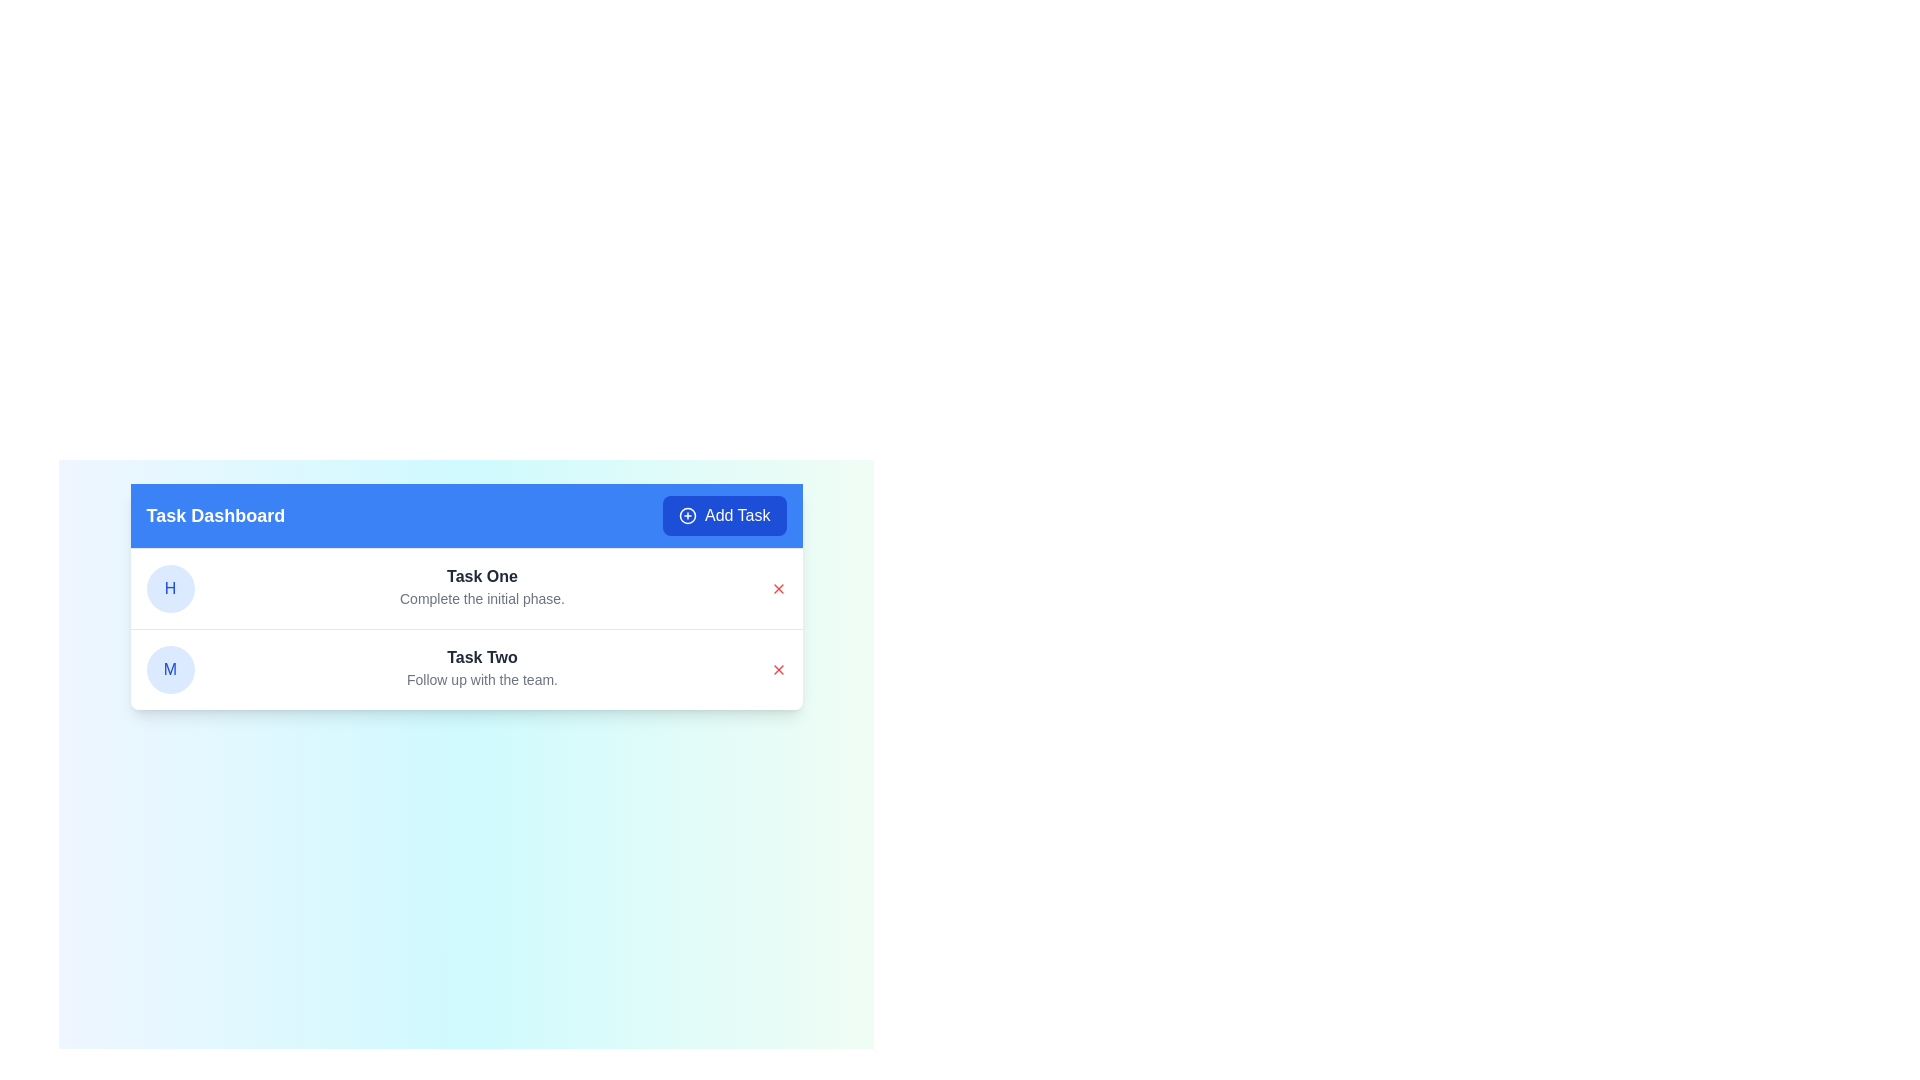 Image resolution: width=1920 pixels, height=1080 pixels. I want to click on the text label that reads 'Complete the initial phase.' which is located directly below the 'Task One' header in a small gray font, so click(482, 597).